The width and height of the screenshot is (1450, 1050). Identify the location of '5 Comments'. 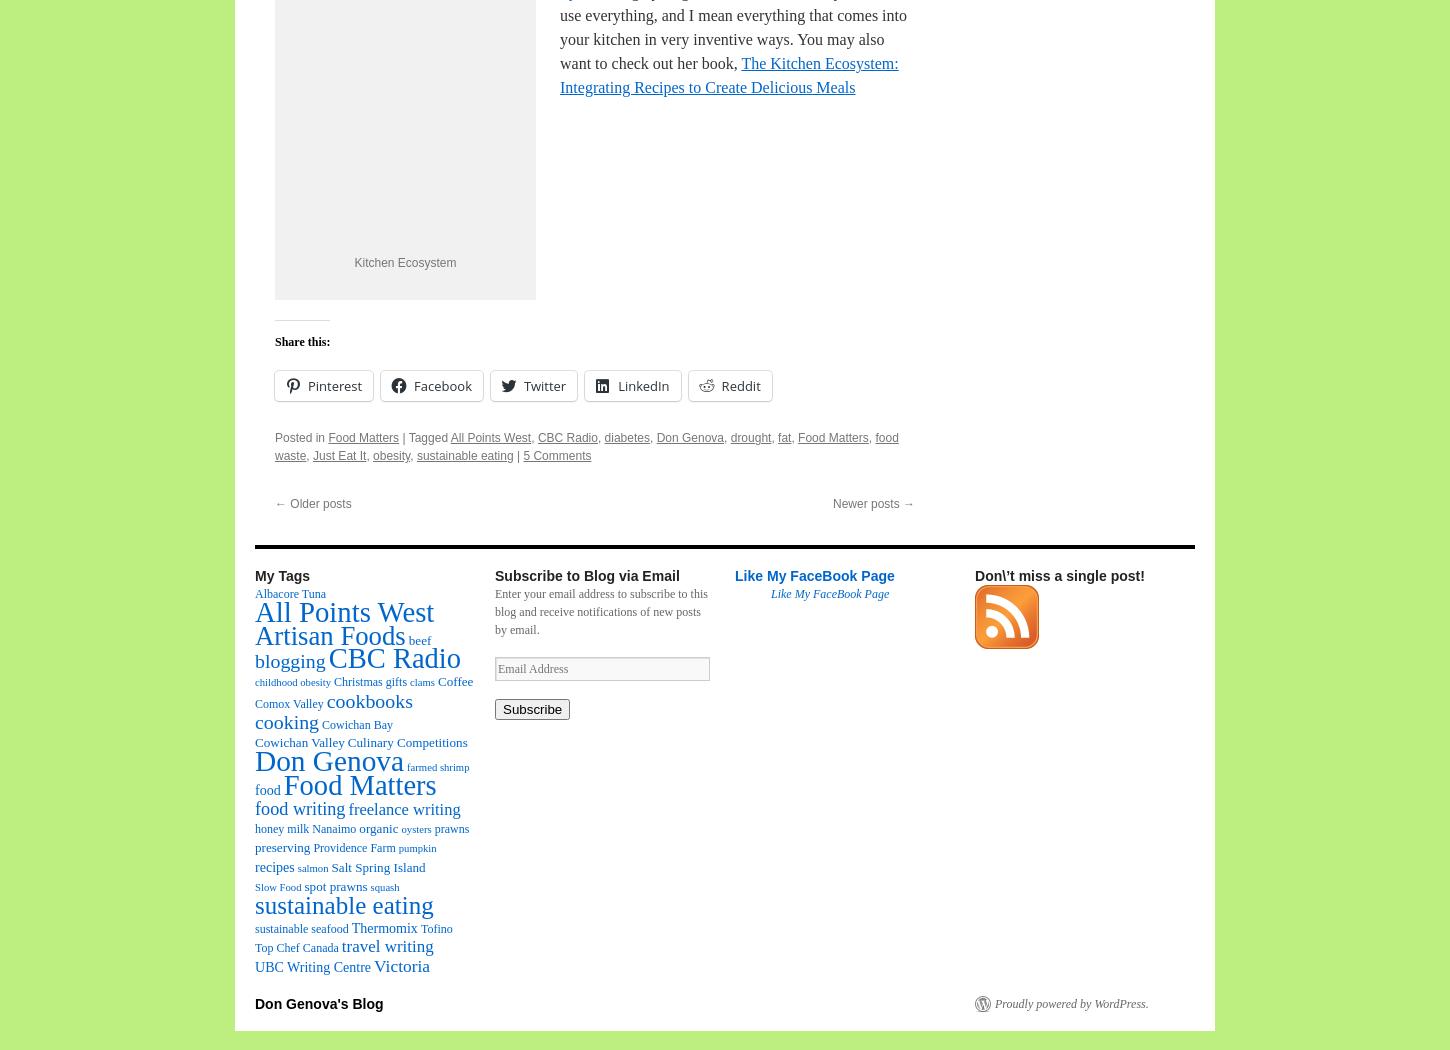
(556, 456).